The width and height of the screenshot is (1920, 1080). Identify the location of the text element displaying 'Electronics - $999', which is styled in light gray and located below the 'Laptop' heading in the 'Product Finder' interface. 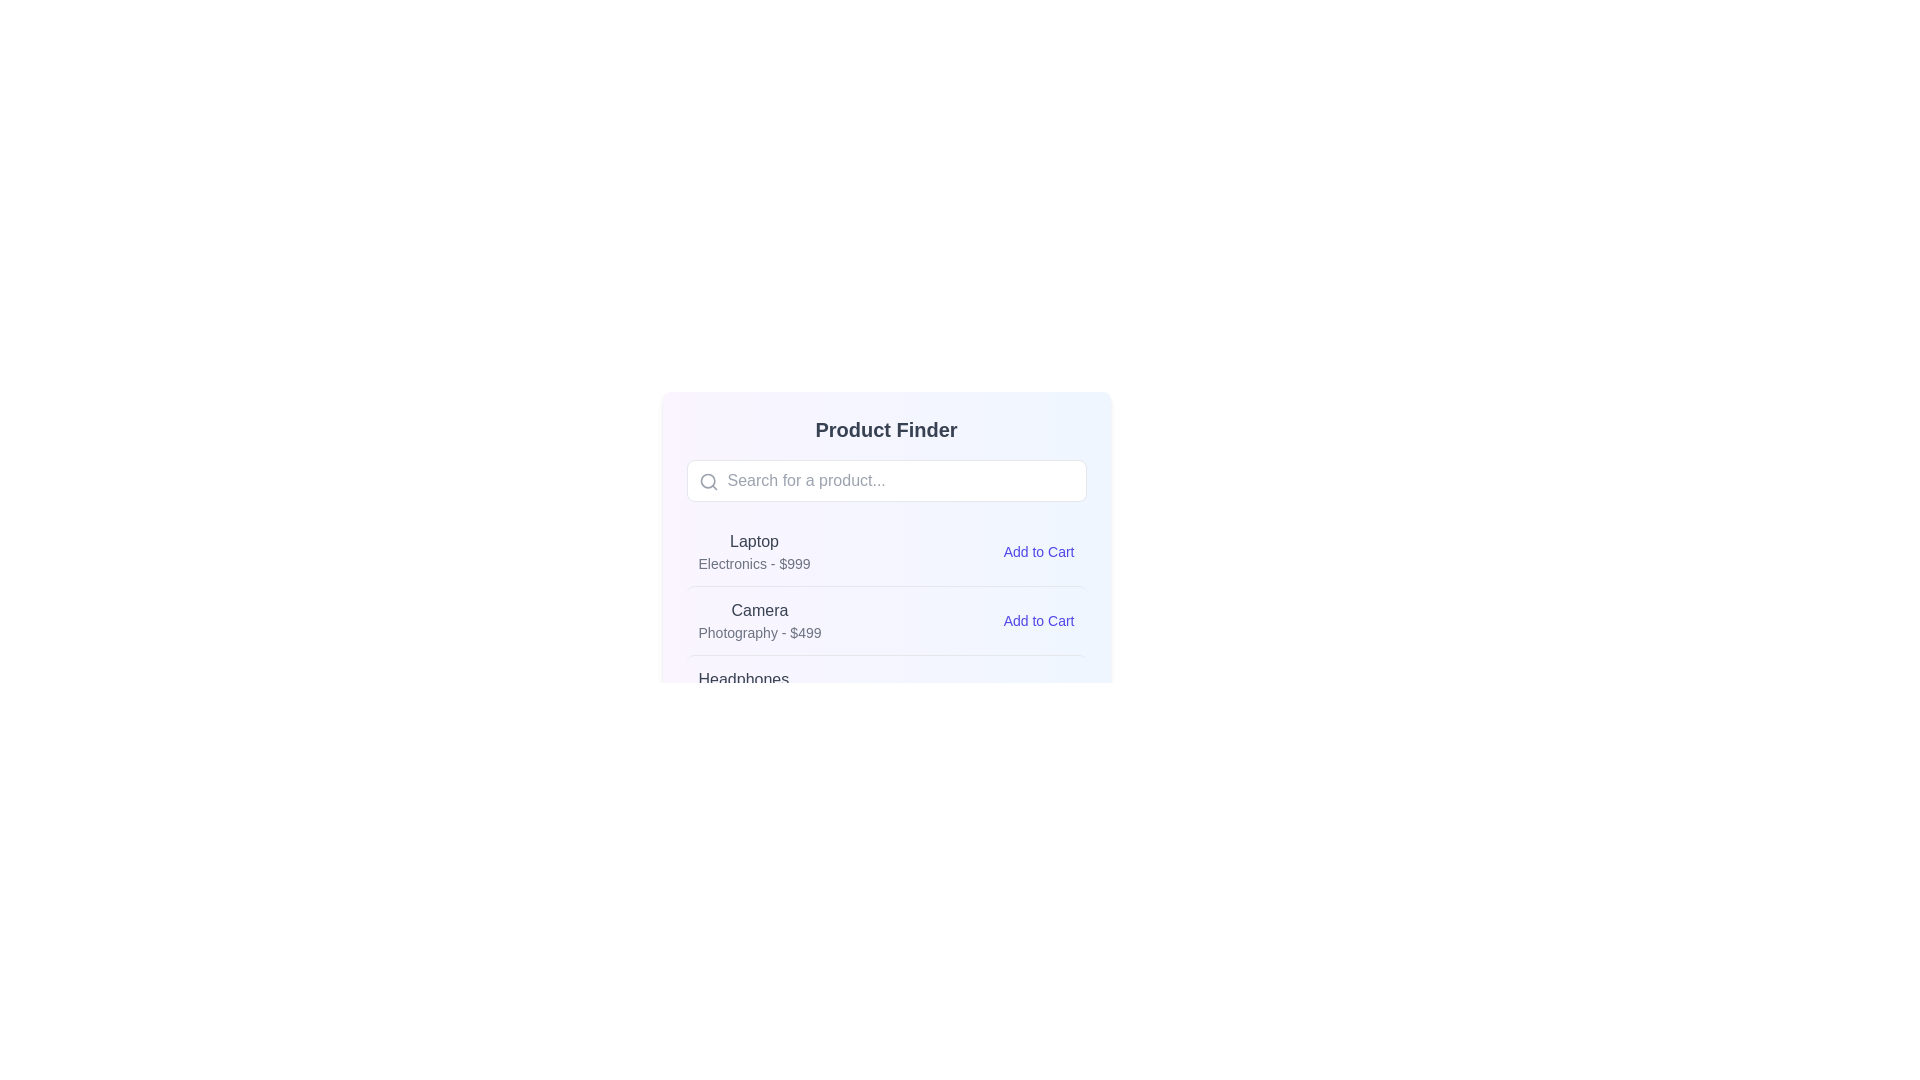
(753, 563).